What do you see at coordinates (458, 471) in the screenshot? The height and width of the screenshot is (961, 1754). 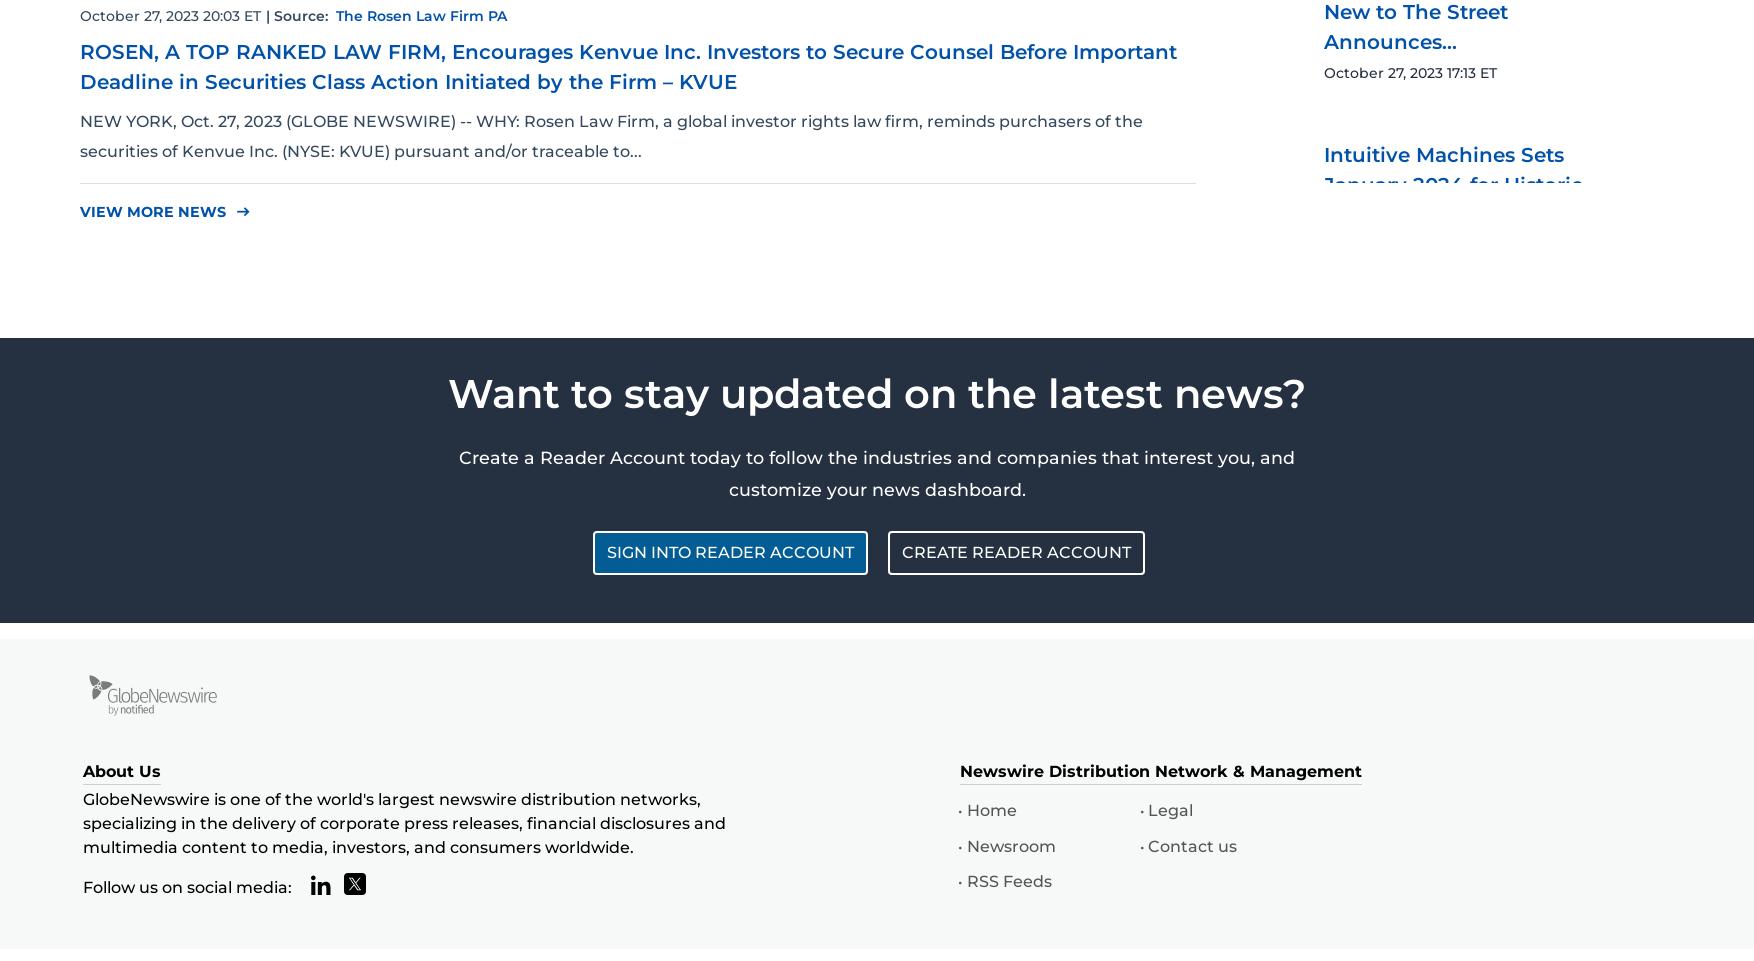 I see `'Create a Reader Account today to follow the industries and companies that interest you, and customize your news dashboard.'` at bounding box center [458, 471].